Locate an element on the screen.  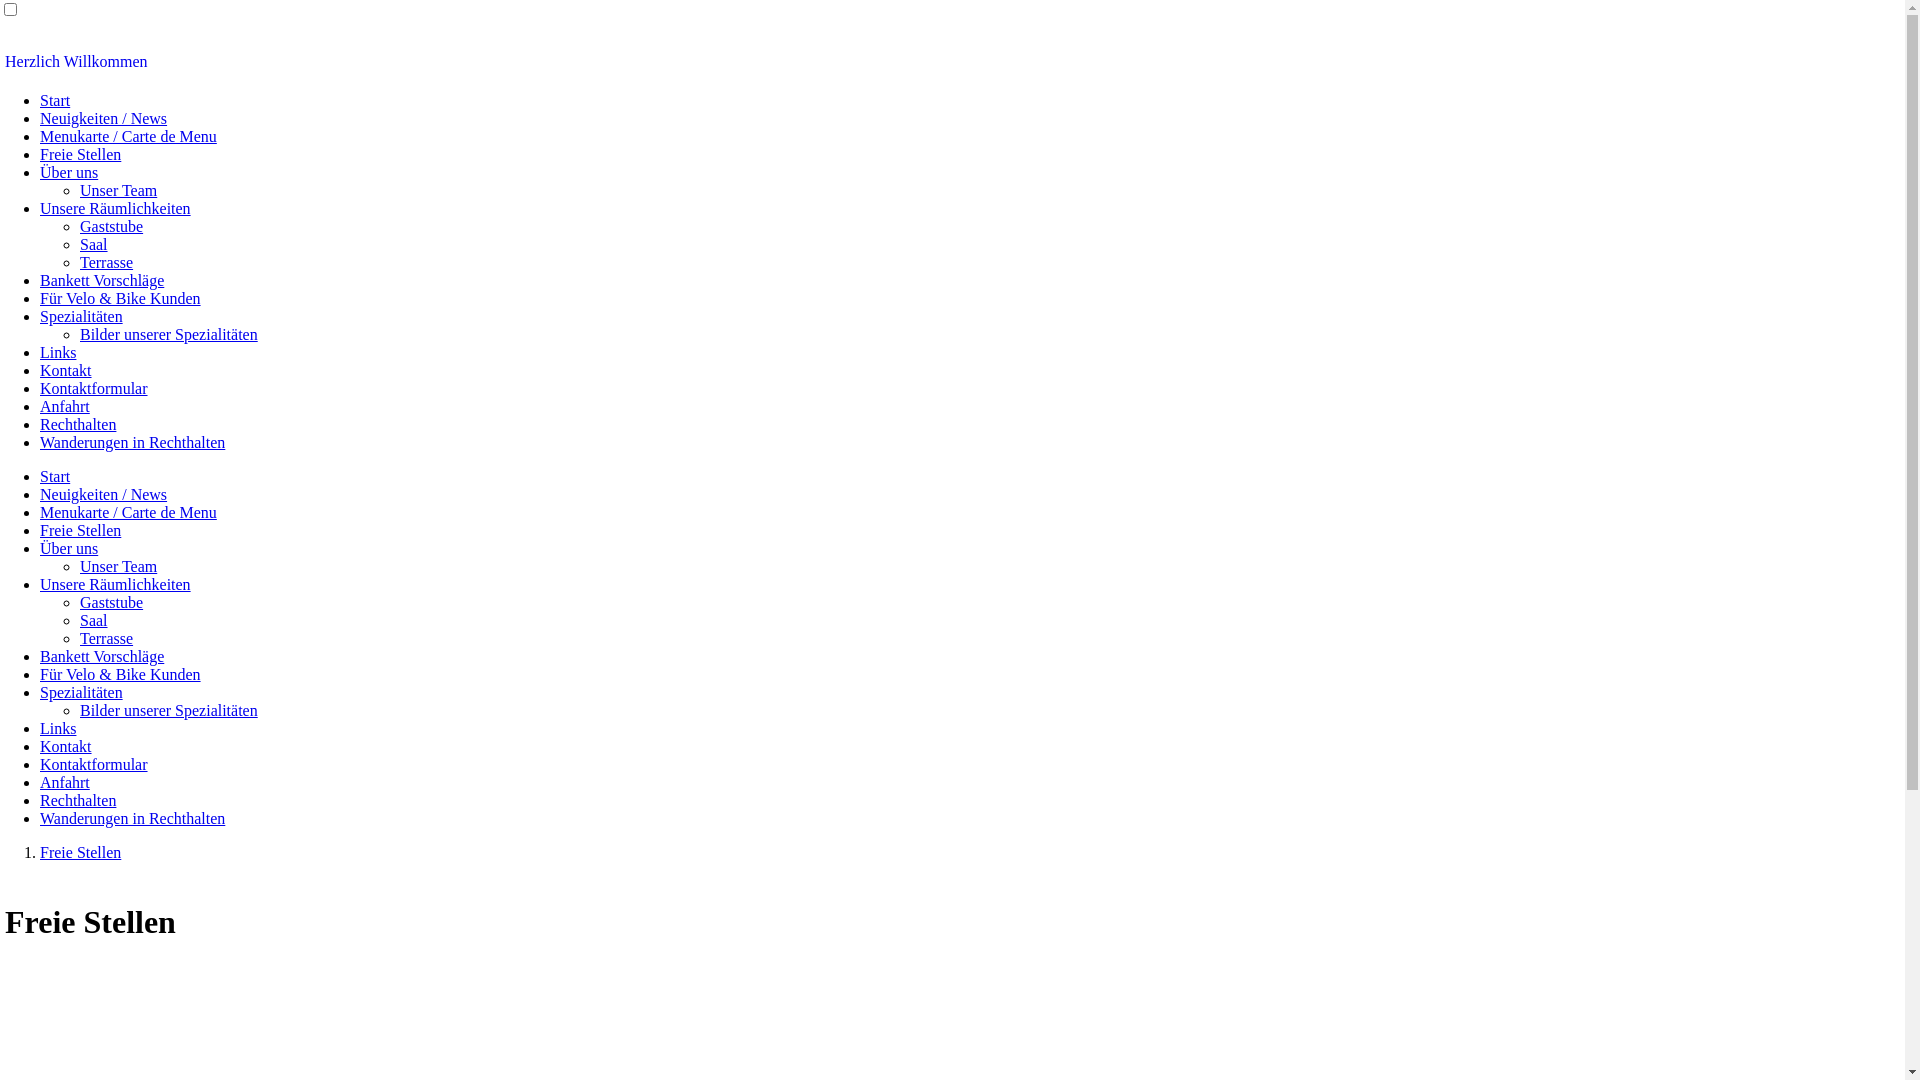
'Links' is located at coordinates (57, 728).